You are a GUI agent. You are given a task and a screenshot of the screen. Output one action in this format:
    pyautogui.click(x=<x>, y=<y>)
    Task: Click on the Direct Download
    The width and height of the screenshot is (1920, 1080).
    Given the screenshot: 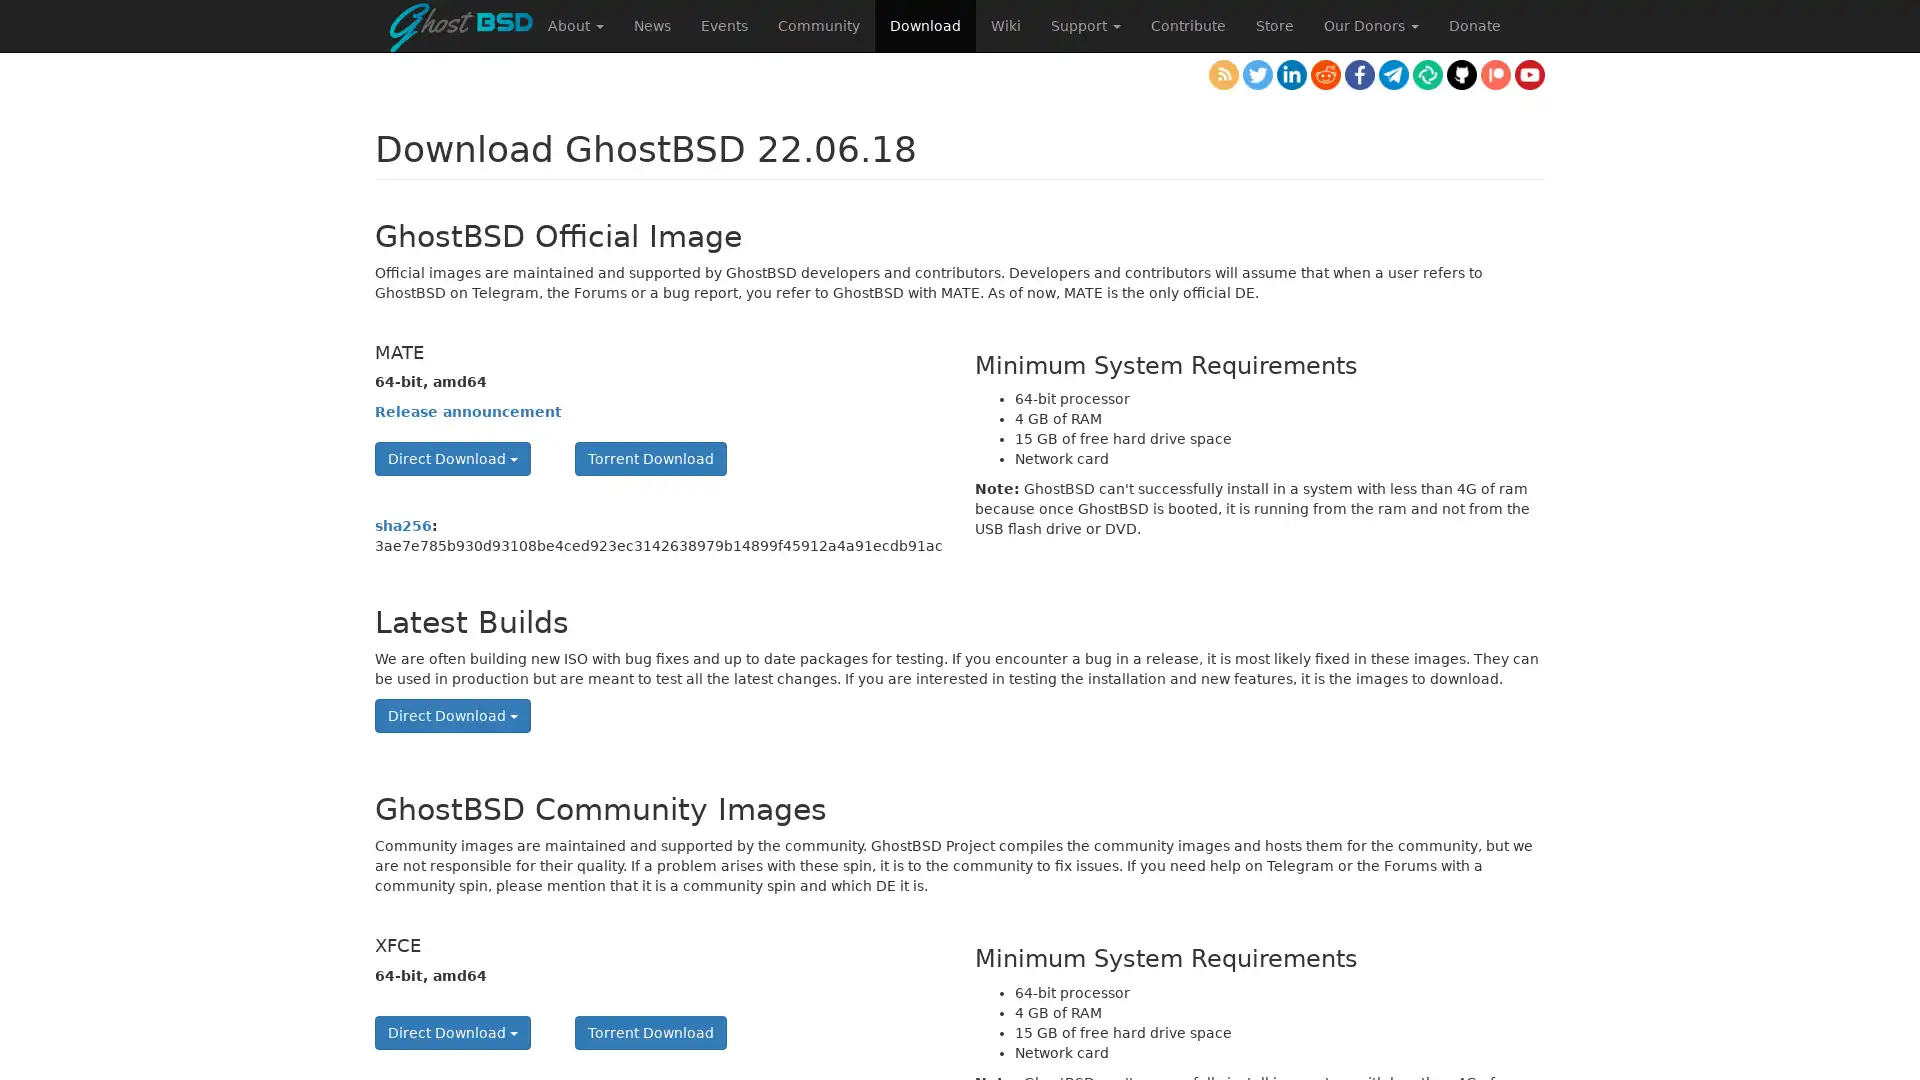 What is the action you would take?
    pyautogui.click(x=451, y=1033)
    